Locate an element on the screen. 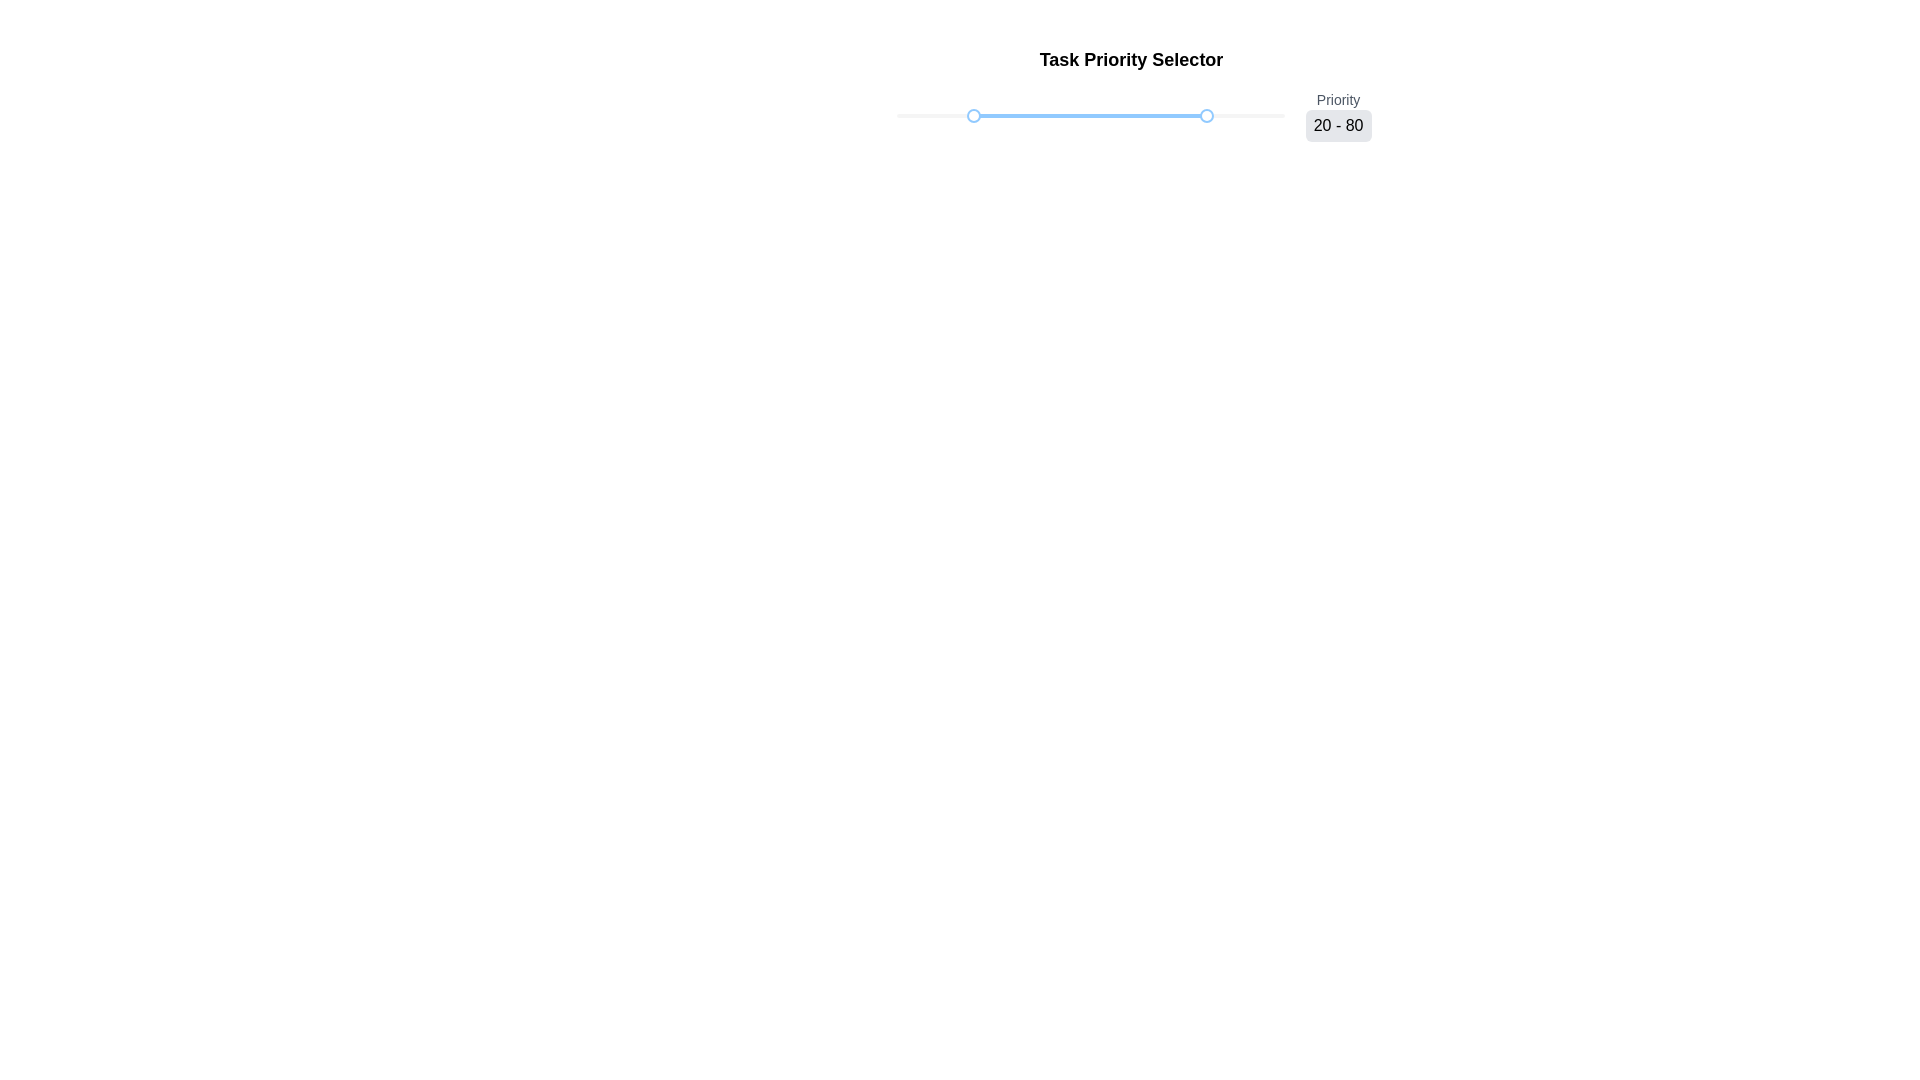 The width and height of the screenshot is (1920, 1080). the slider is located at coordinates (920, 115).